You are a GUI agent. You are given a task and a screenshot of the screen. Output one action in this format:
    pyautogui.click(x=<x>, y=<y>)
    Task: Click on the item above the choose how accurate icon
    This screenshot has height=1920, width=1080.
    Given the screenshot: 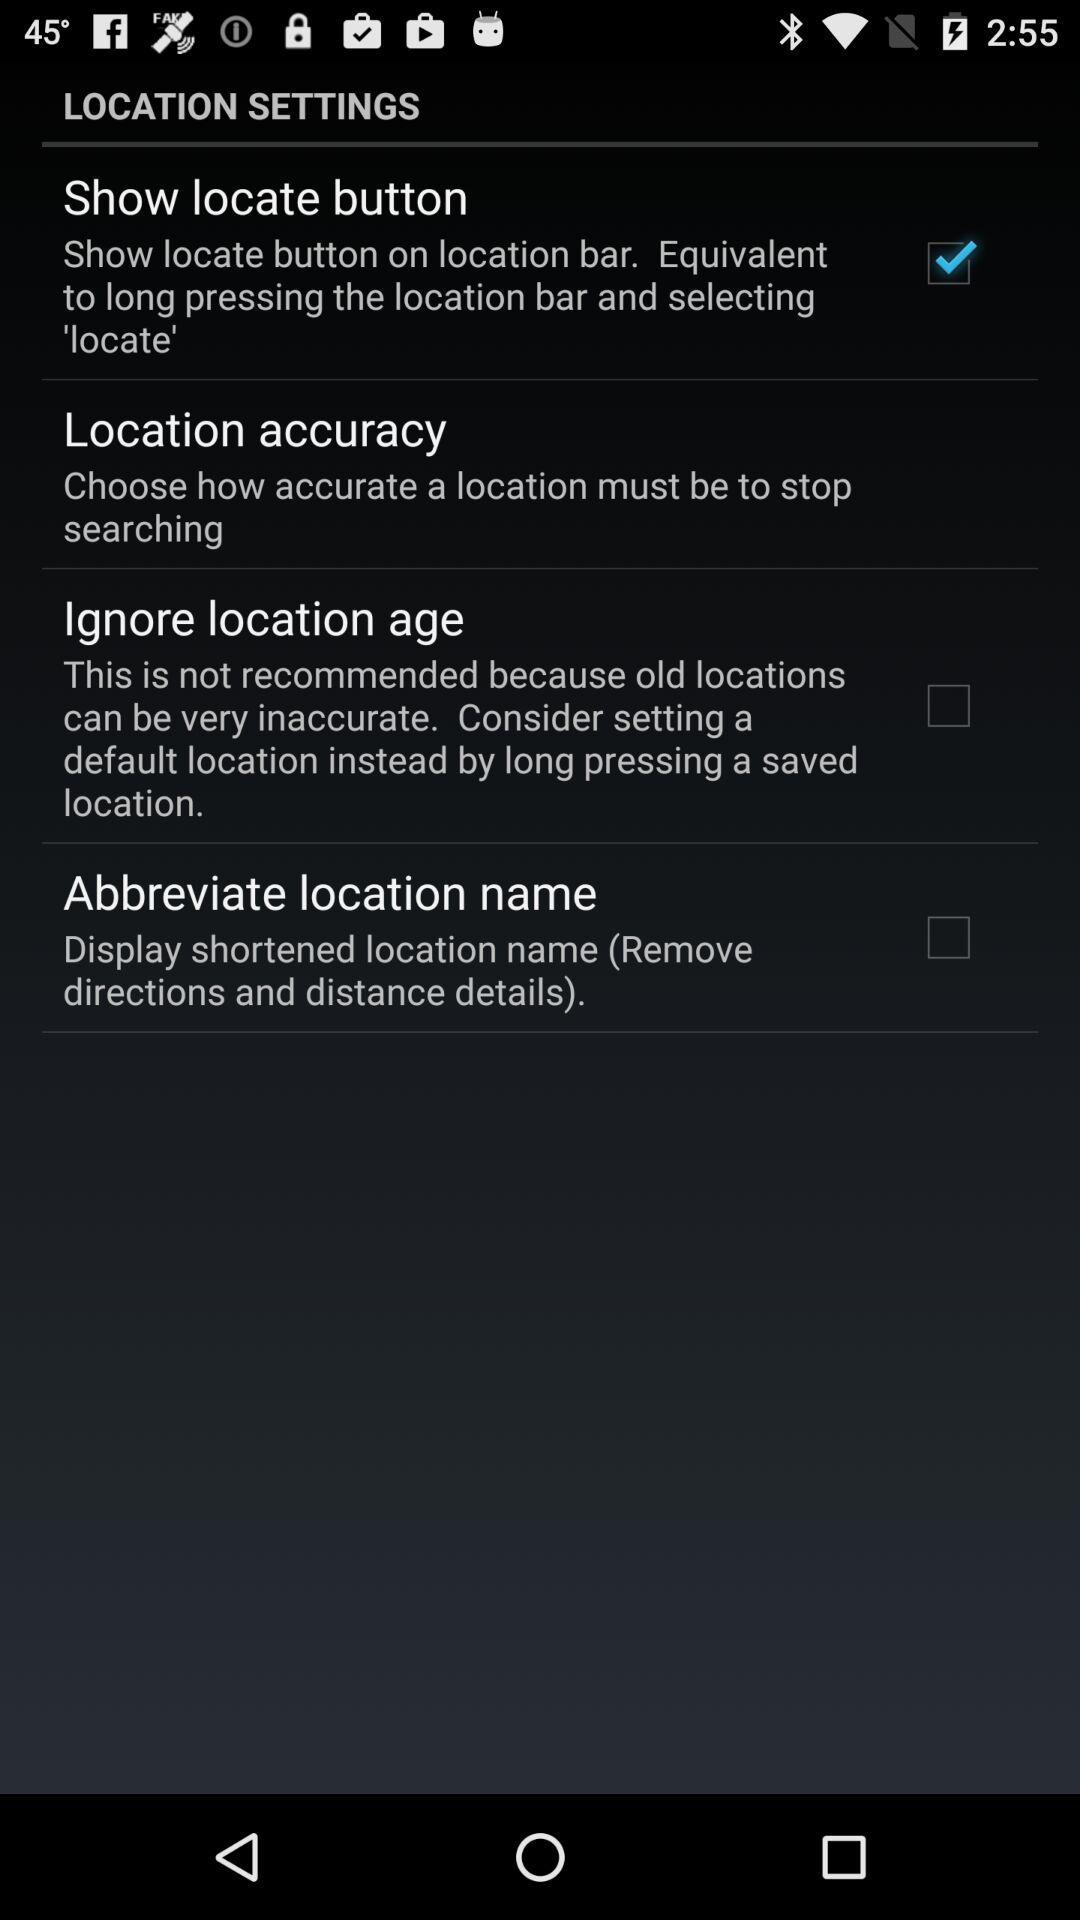 What is the action you would take?
    pyautogui.click(x=253, y=426)
    